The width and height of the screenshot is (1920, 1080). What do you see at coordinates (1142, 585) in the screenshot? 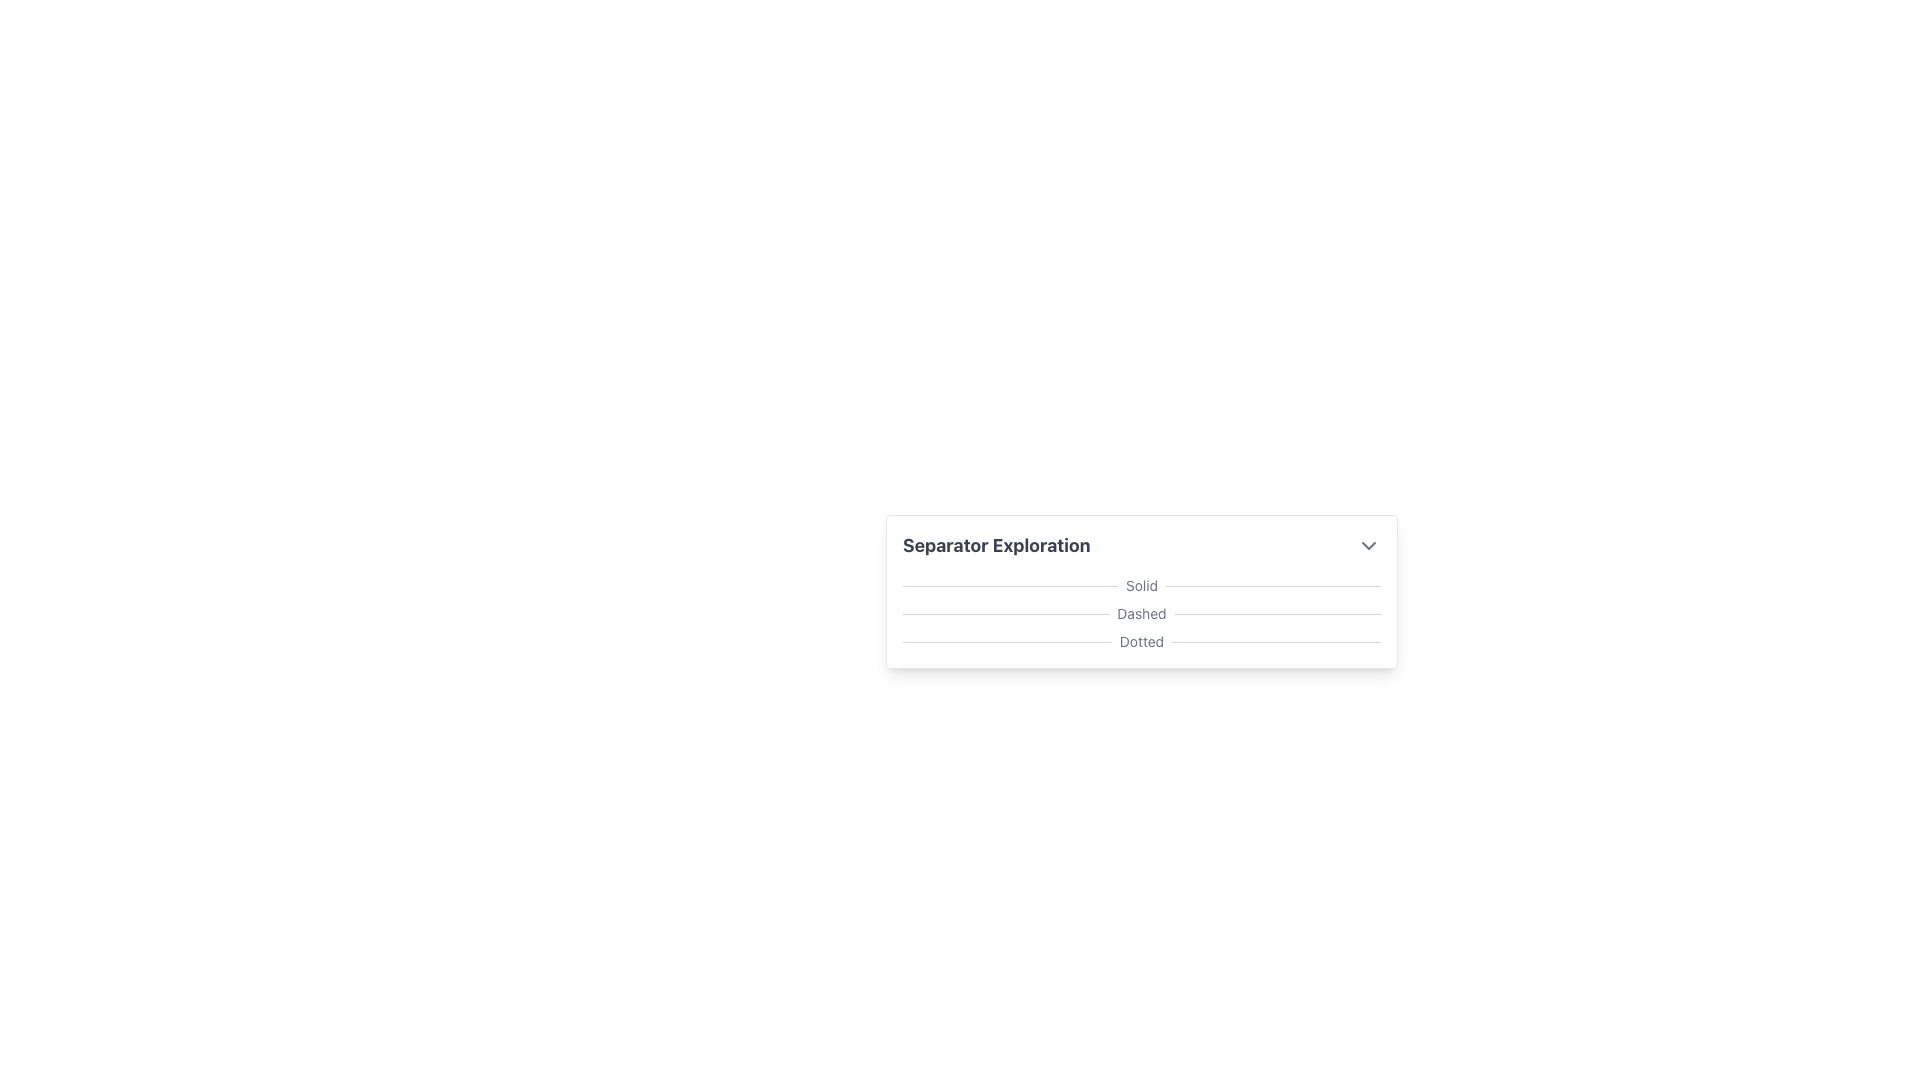
I see `the text label displaying the word 'Solid' in a small gray font, which is centered between two thin horizontal lines` at bounding box center [1142, 585].